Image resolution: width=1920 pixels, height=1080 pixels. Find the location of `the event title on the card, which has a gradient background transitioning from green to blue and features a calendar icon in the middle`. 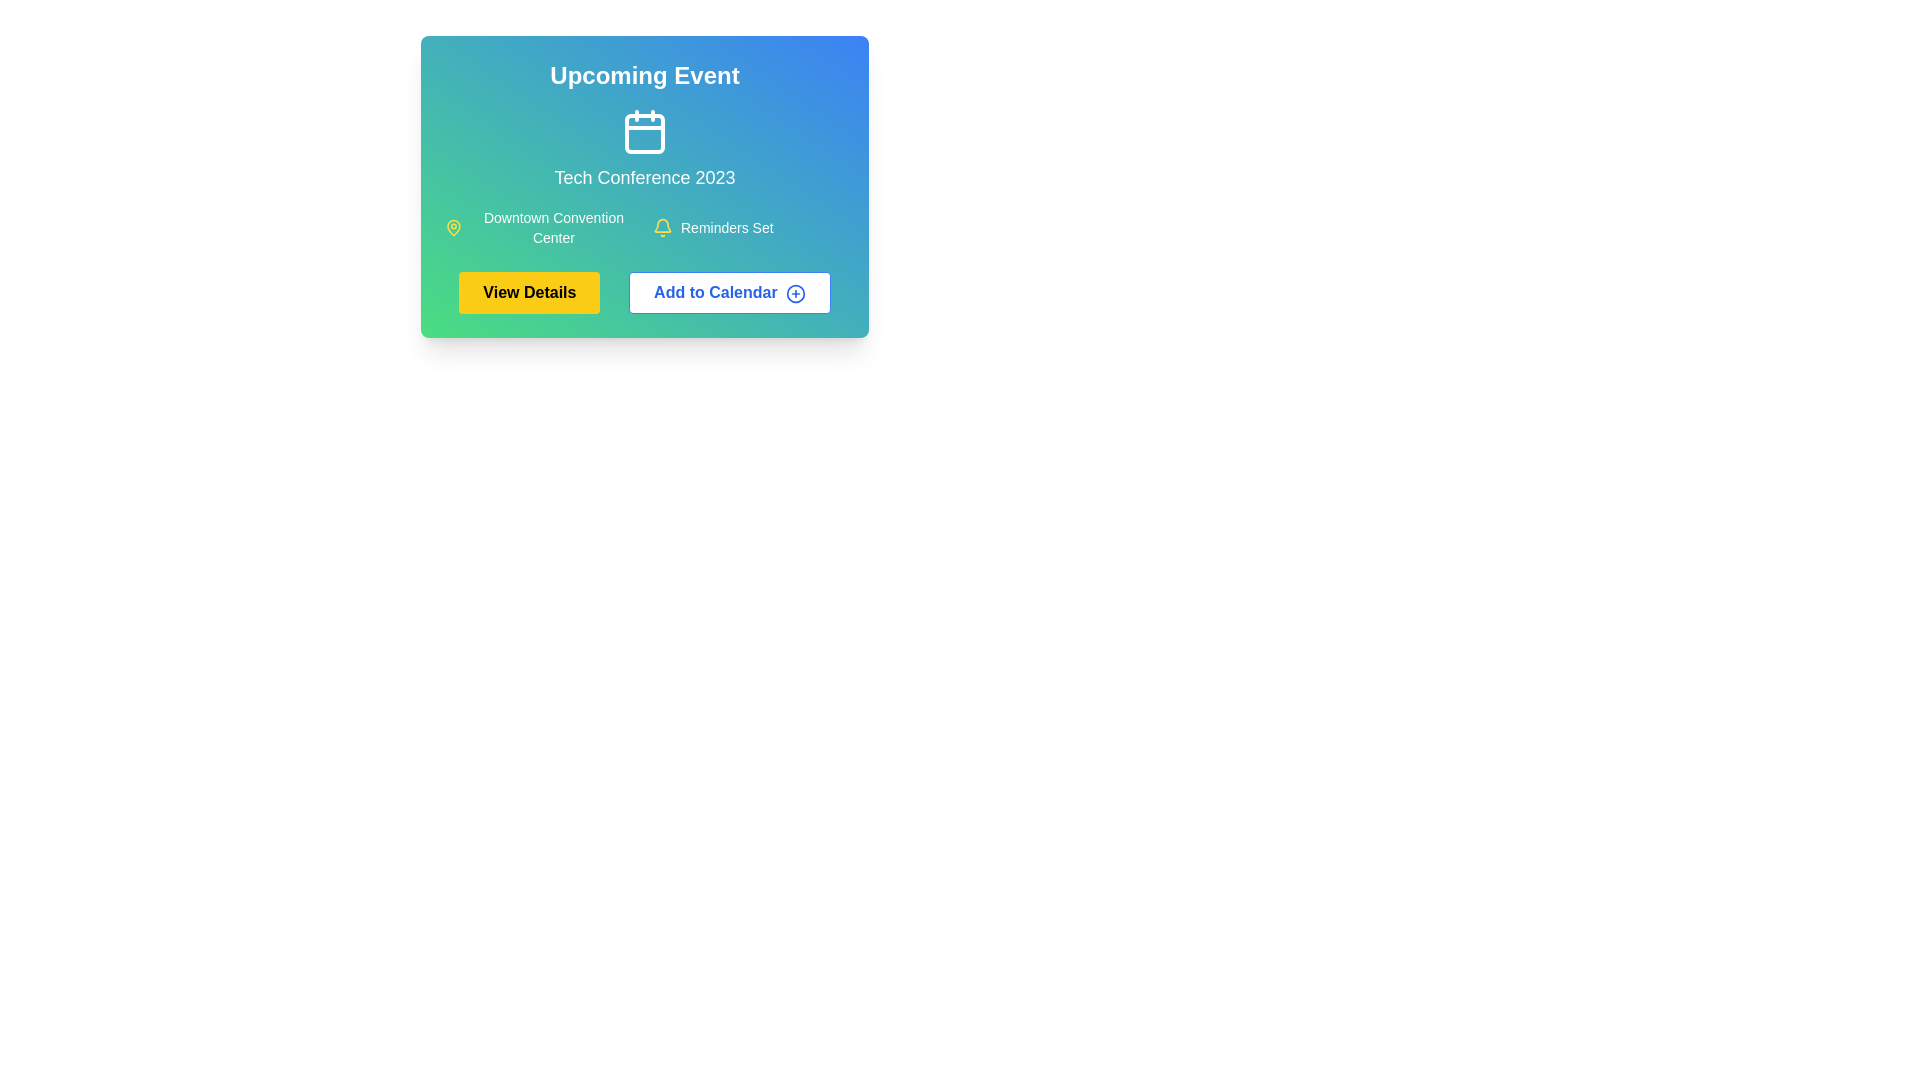

the event title on the card, which has a gradient background transitioning from green to blue and features a calendar icon in the middle is located at coordinates (644, 186).